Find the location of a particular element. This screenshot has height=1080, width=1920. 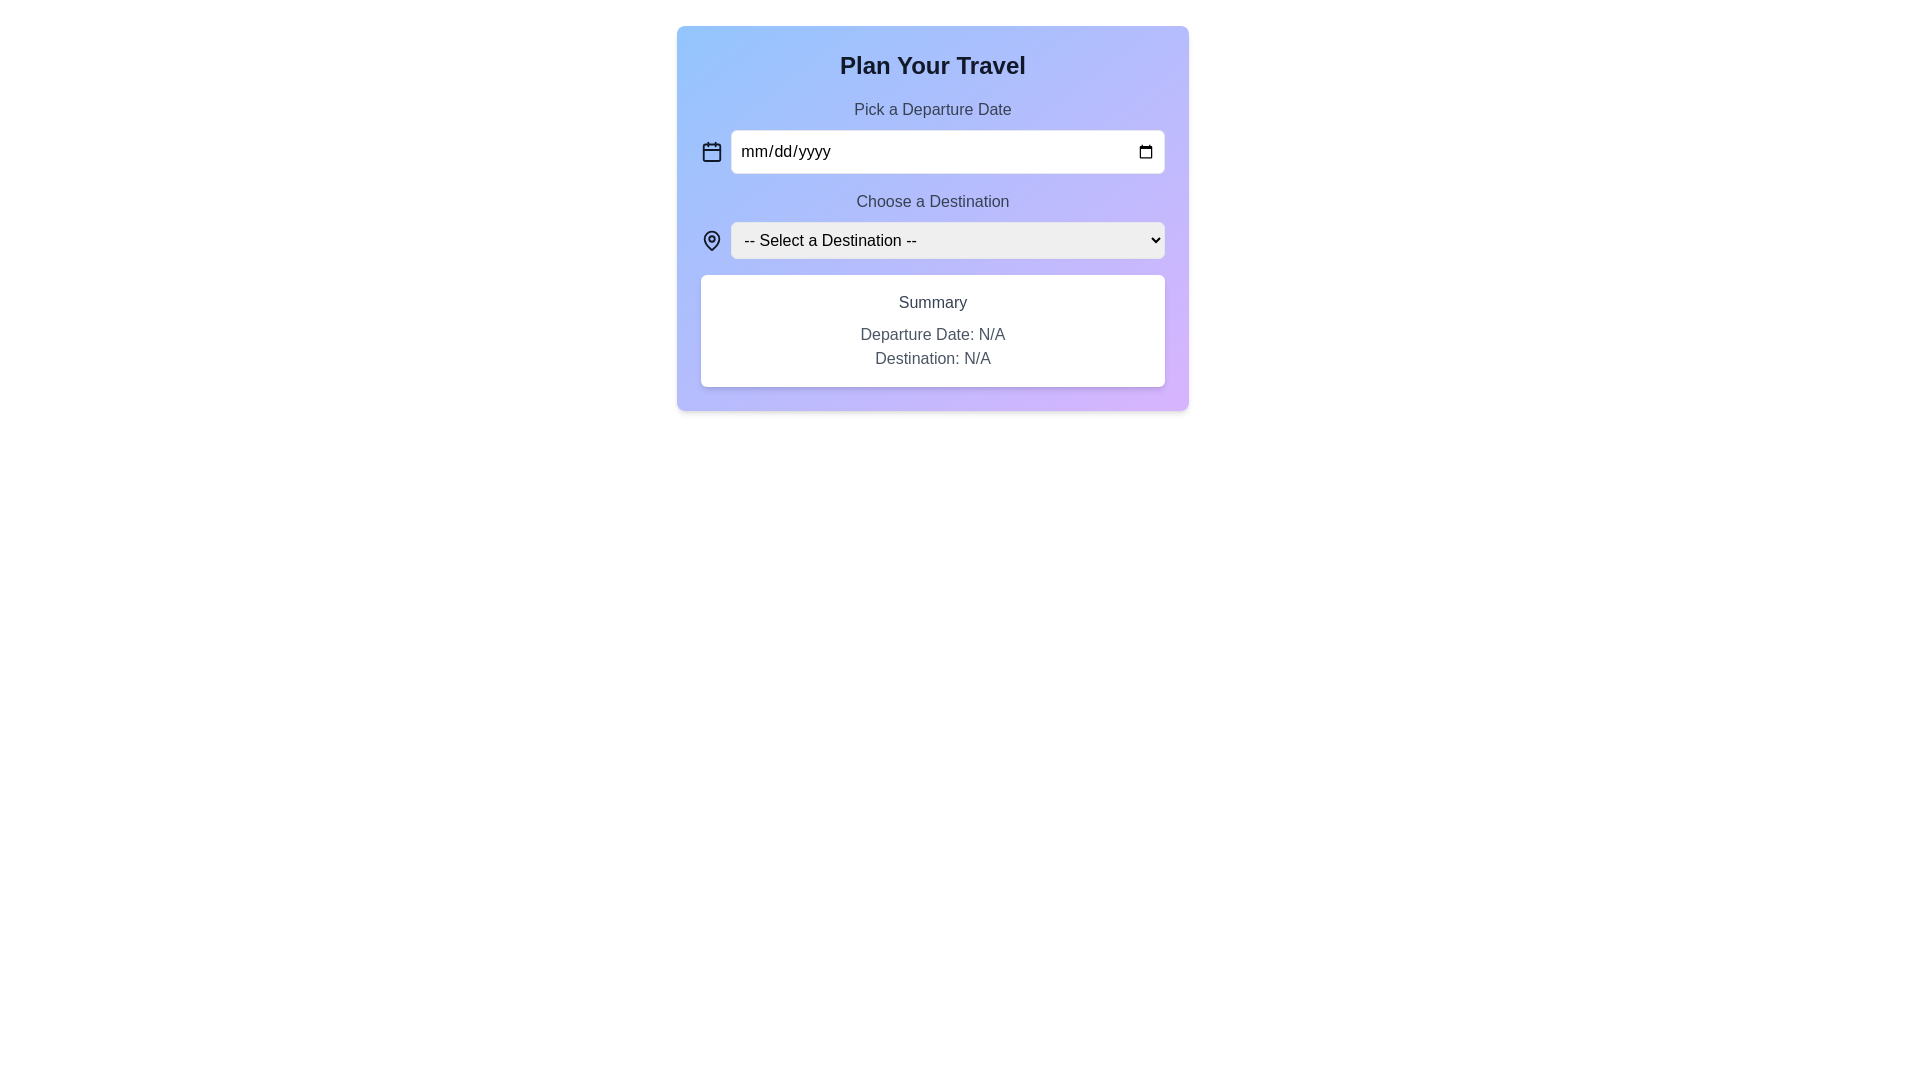

the 'Choose a Destination' dropdown menu located below the 'Pick a Departure Date' field in the 'Plan Your Travel' section is located at coordinates (931, 224).